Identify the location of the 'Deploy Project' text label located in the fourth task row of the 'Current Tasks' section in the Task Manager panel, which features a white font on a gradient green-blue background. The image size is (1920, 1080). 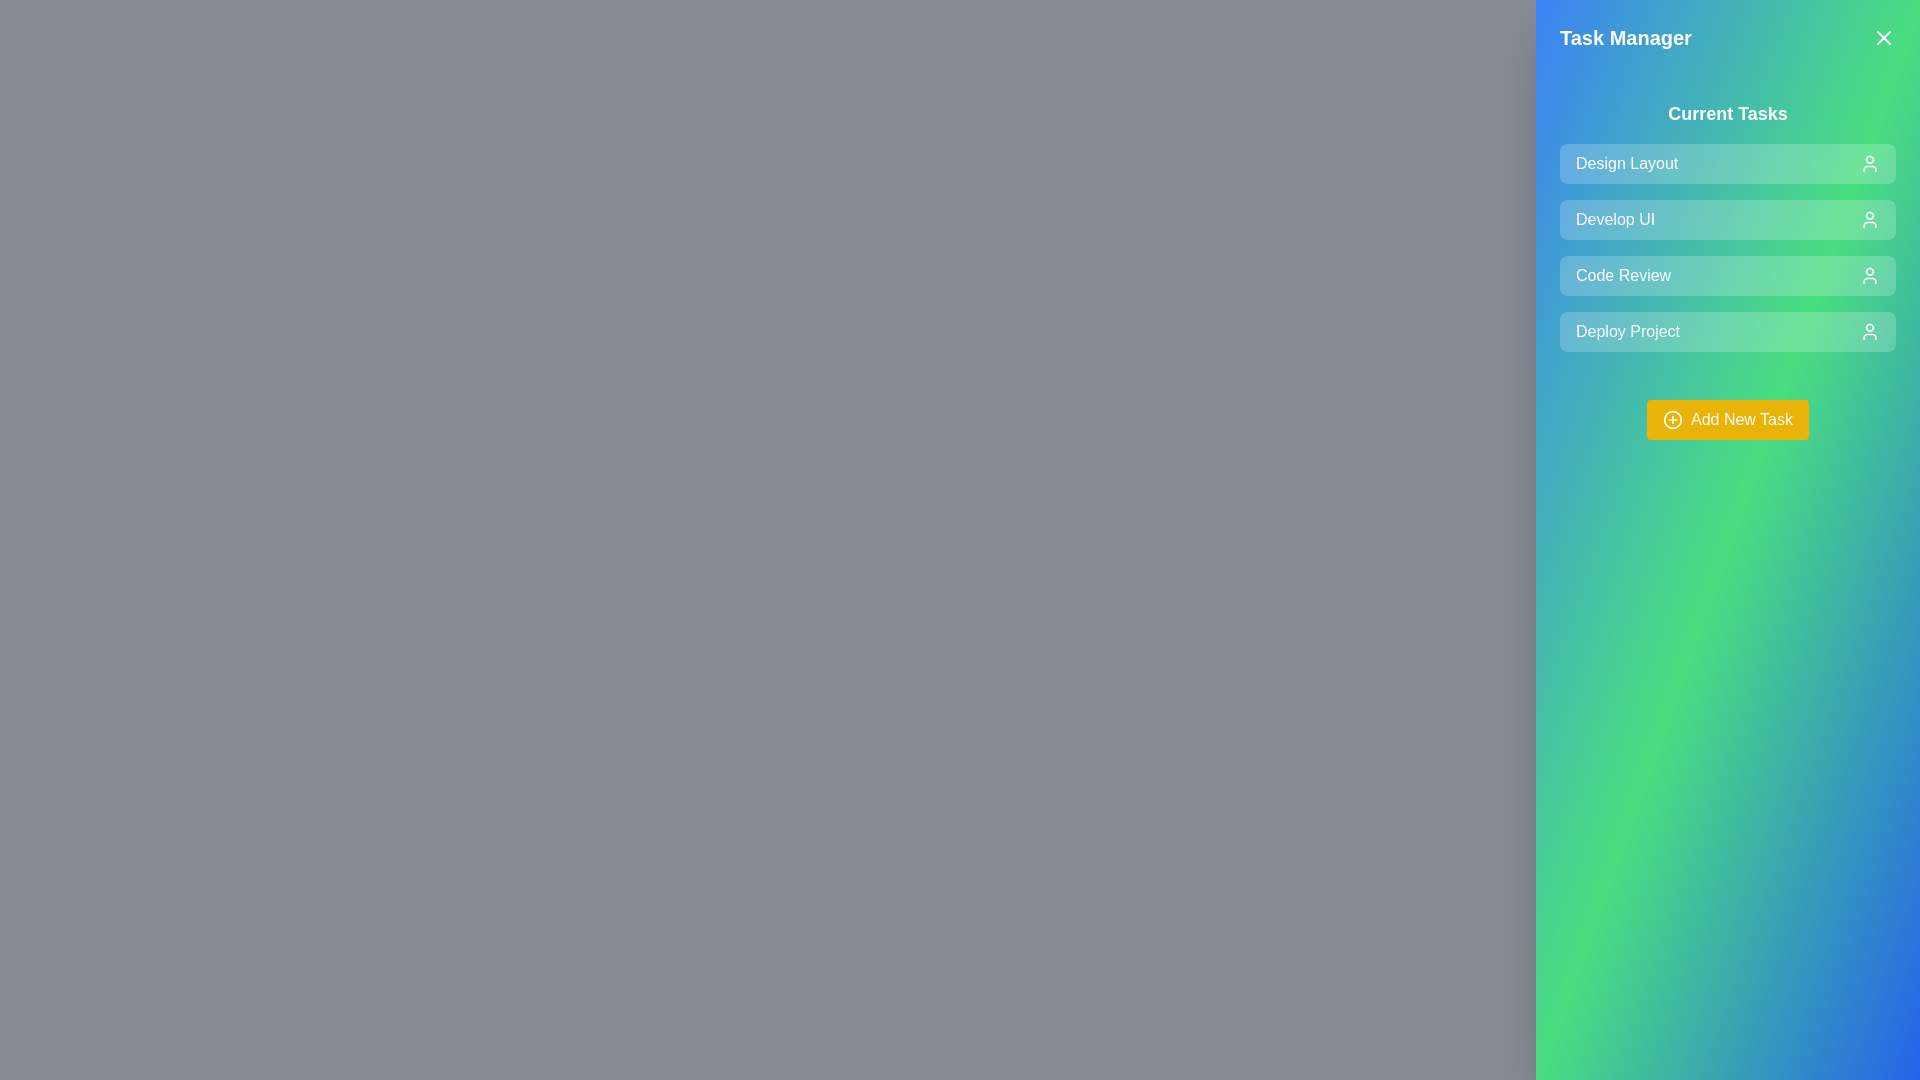
(1627, 330).